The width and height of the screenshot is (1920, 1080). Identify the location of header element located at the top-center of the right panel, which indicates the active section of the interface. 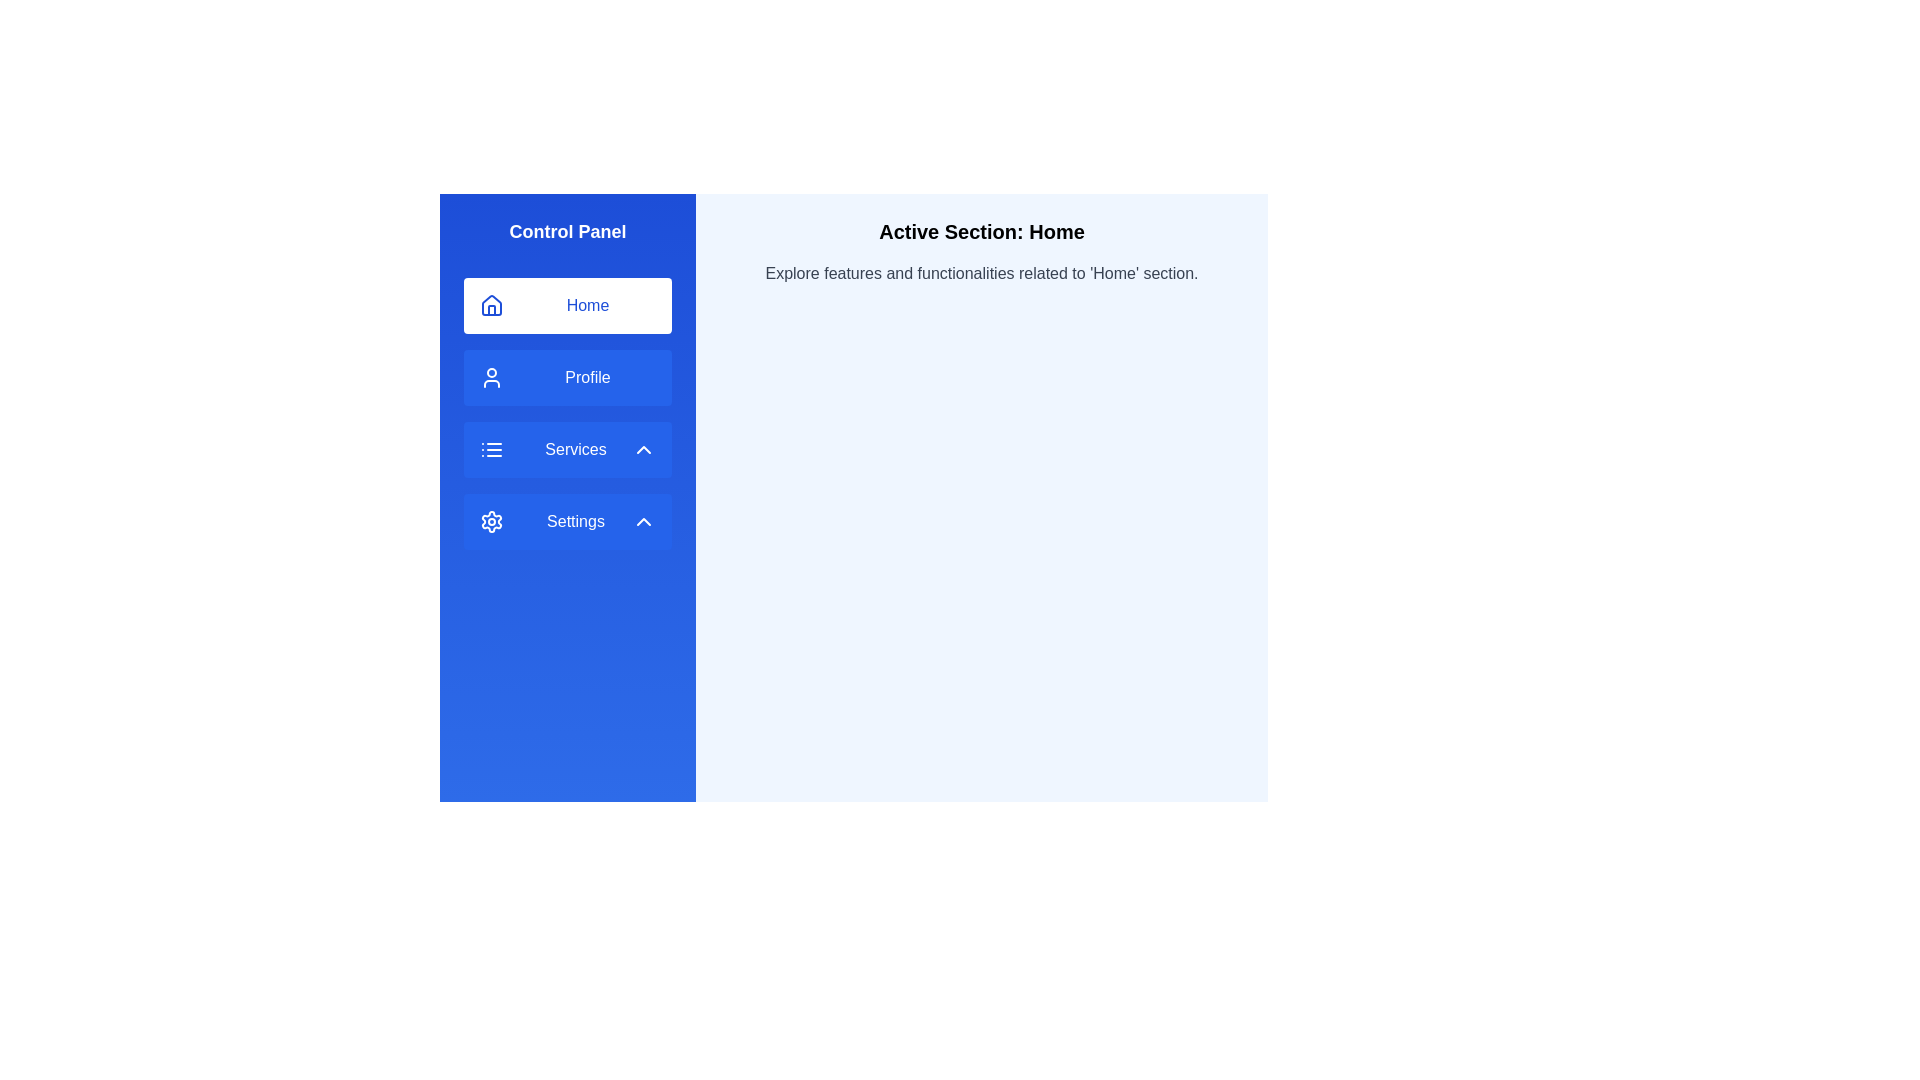
(982, 230).